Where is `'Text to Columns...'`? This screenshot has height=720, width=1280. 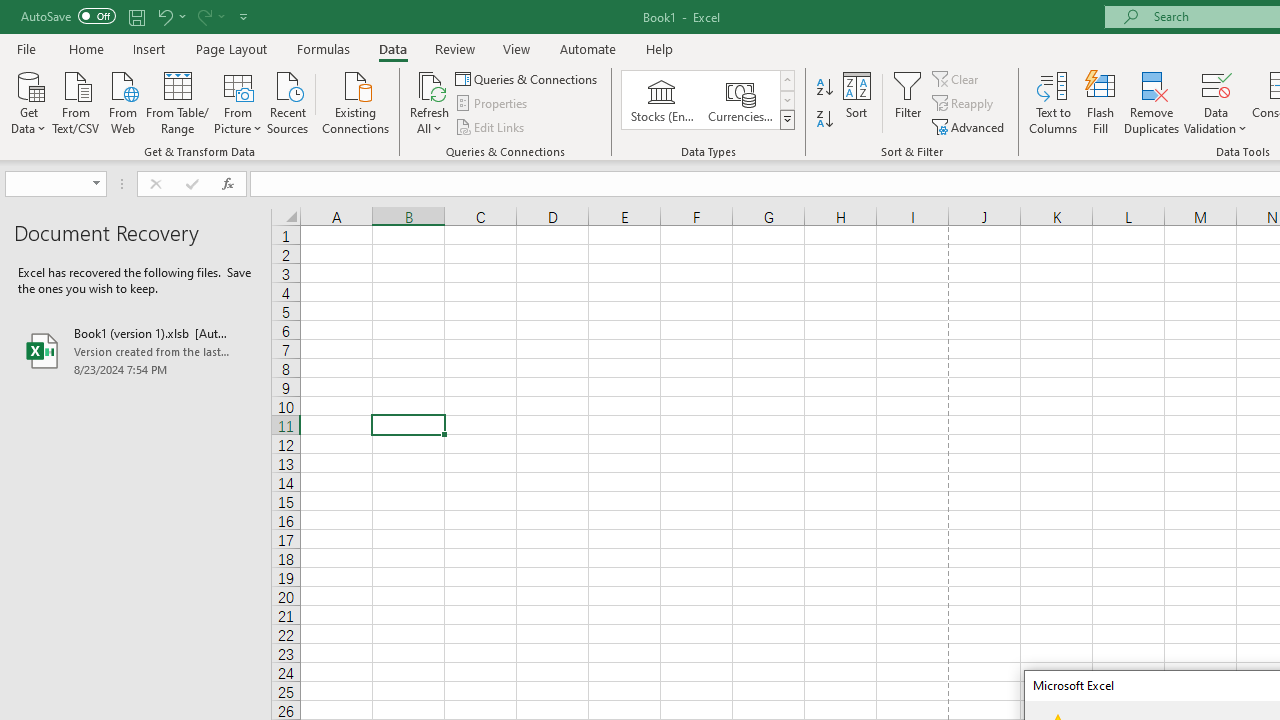
'Text to Columns...' is located at coordinates (1052, 103).